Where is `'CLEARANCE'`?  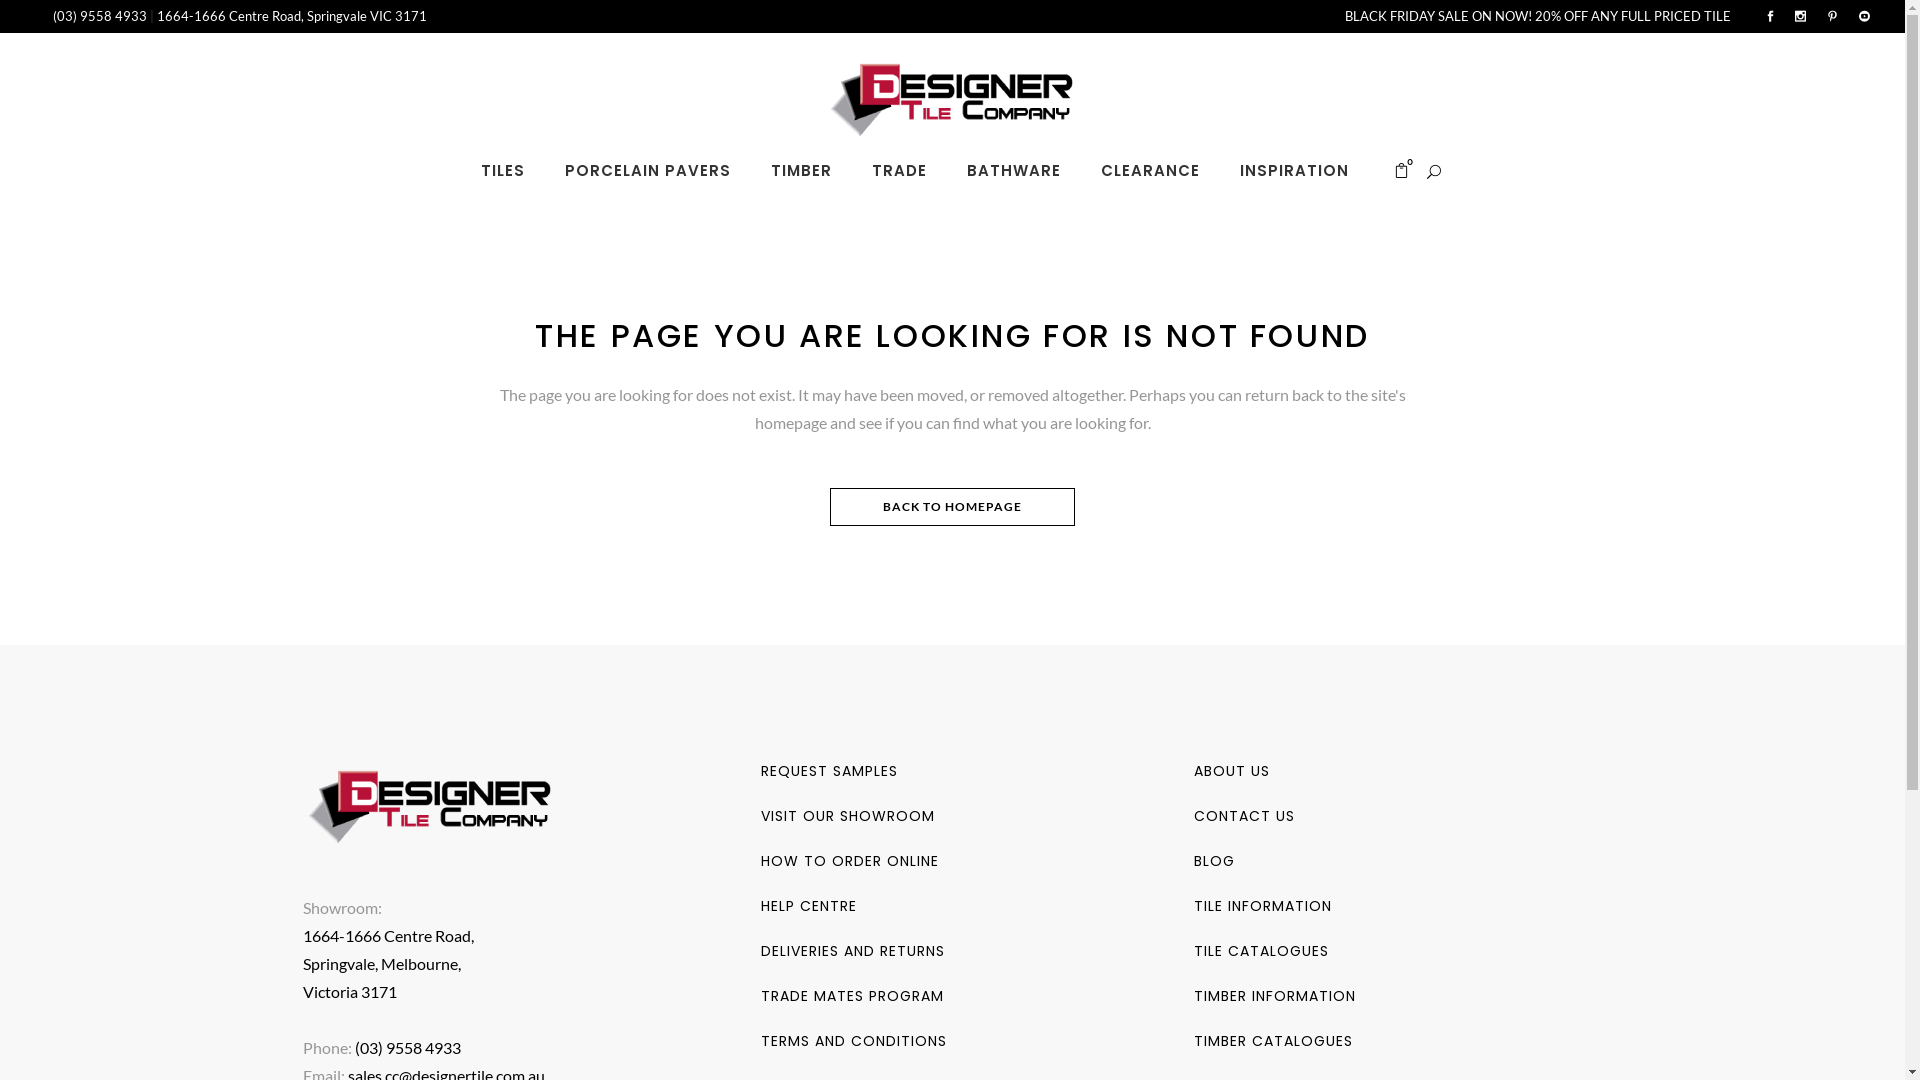
'CLEARANCE' is located at coordinates (1150, 169).